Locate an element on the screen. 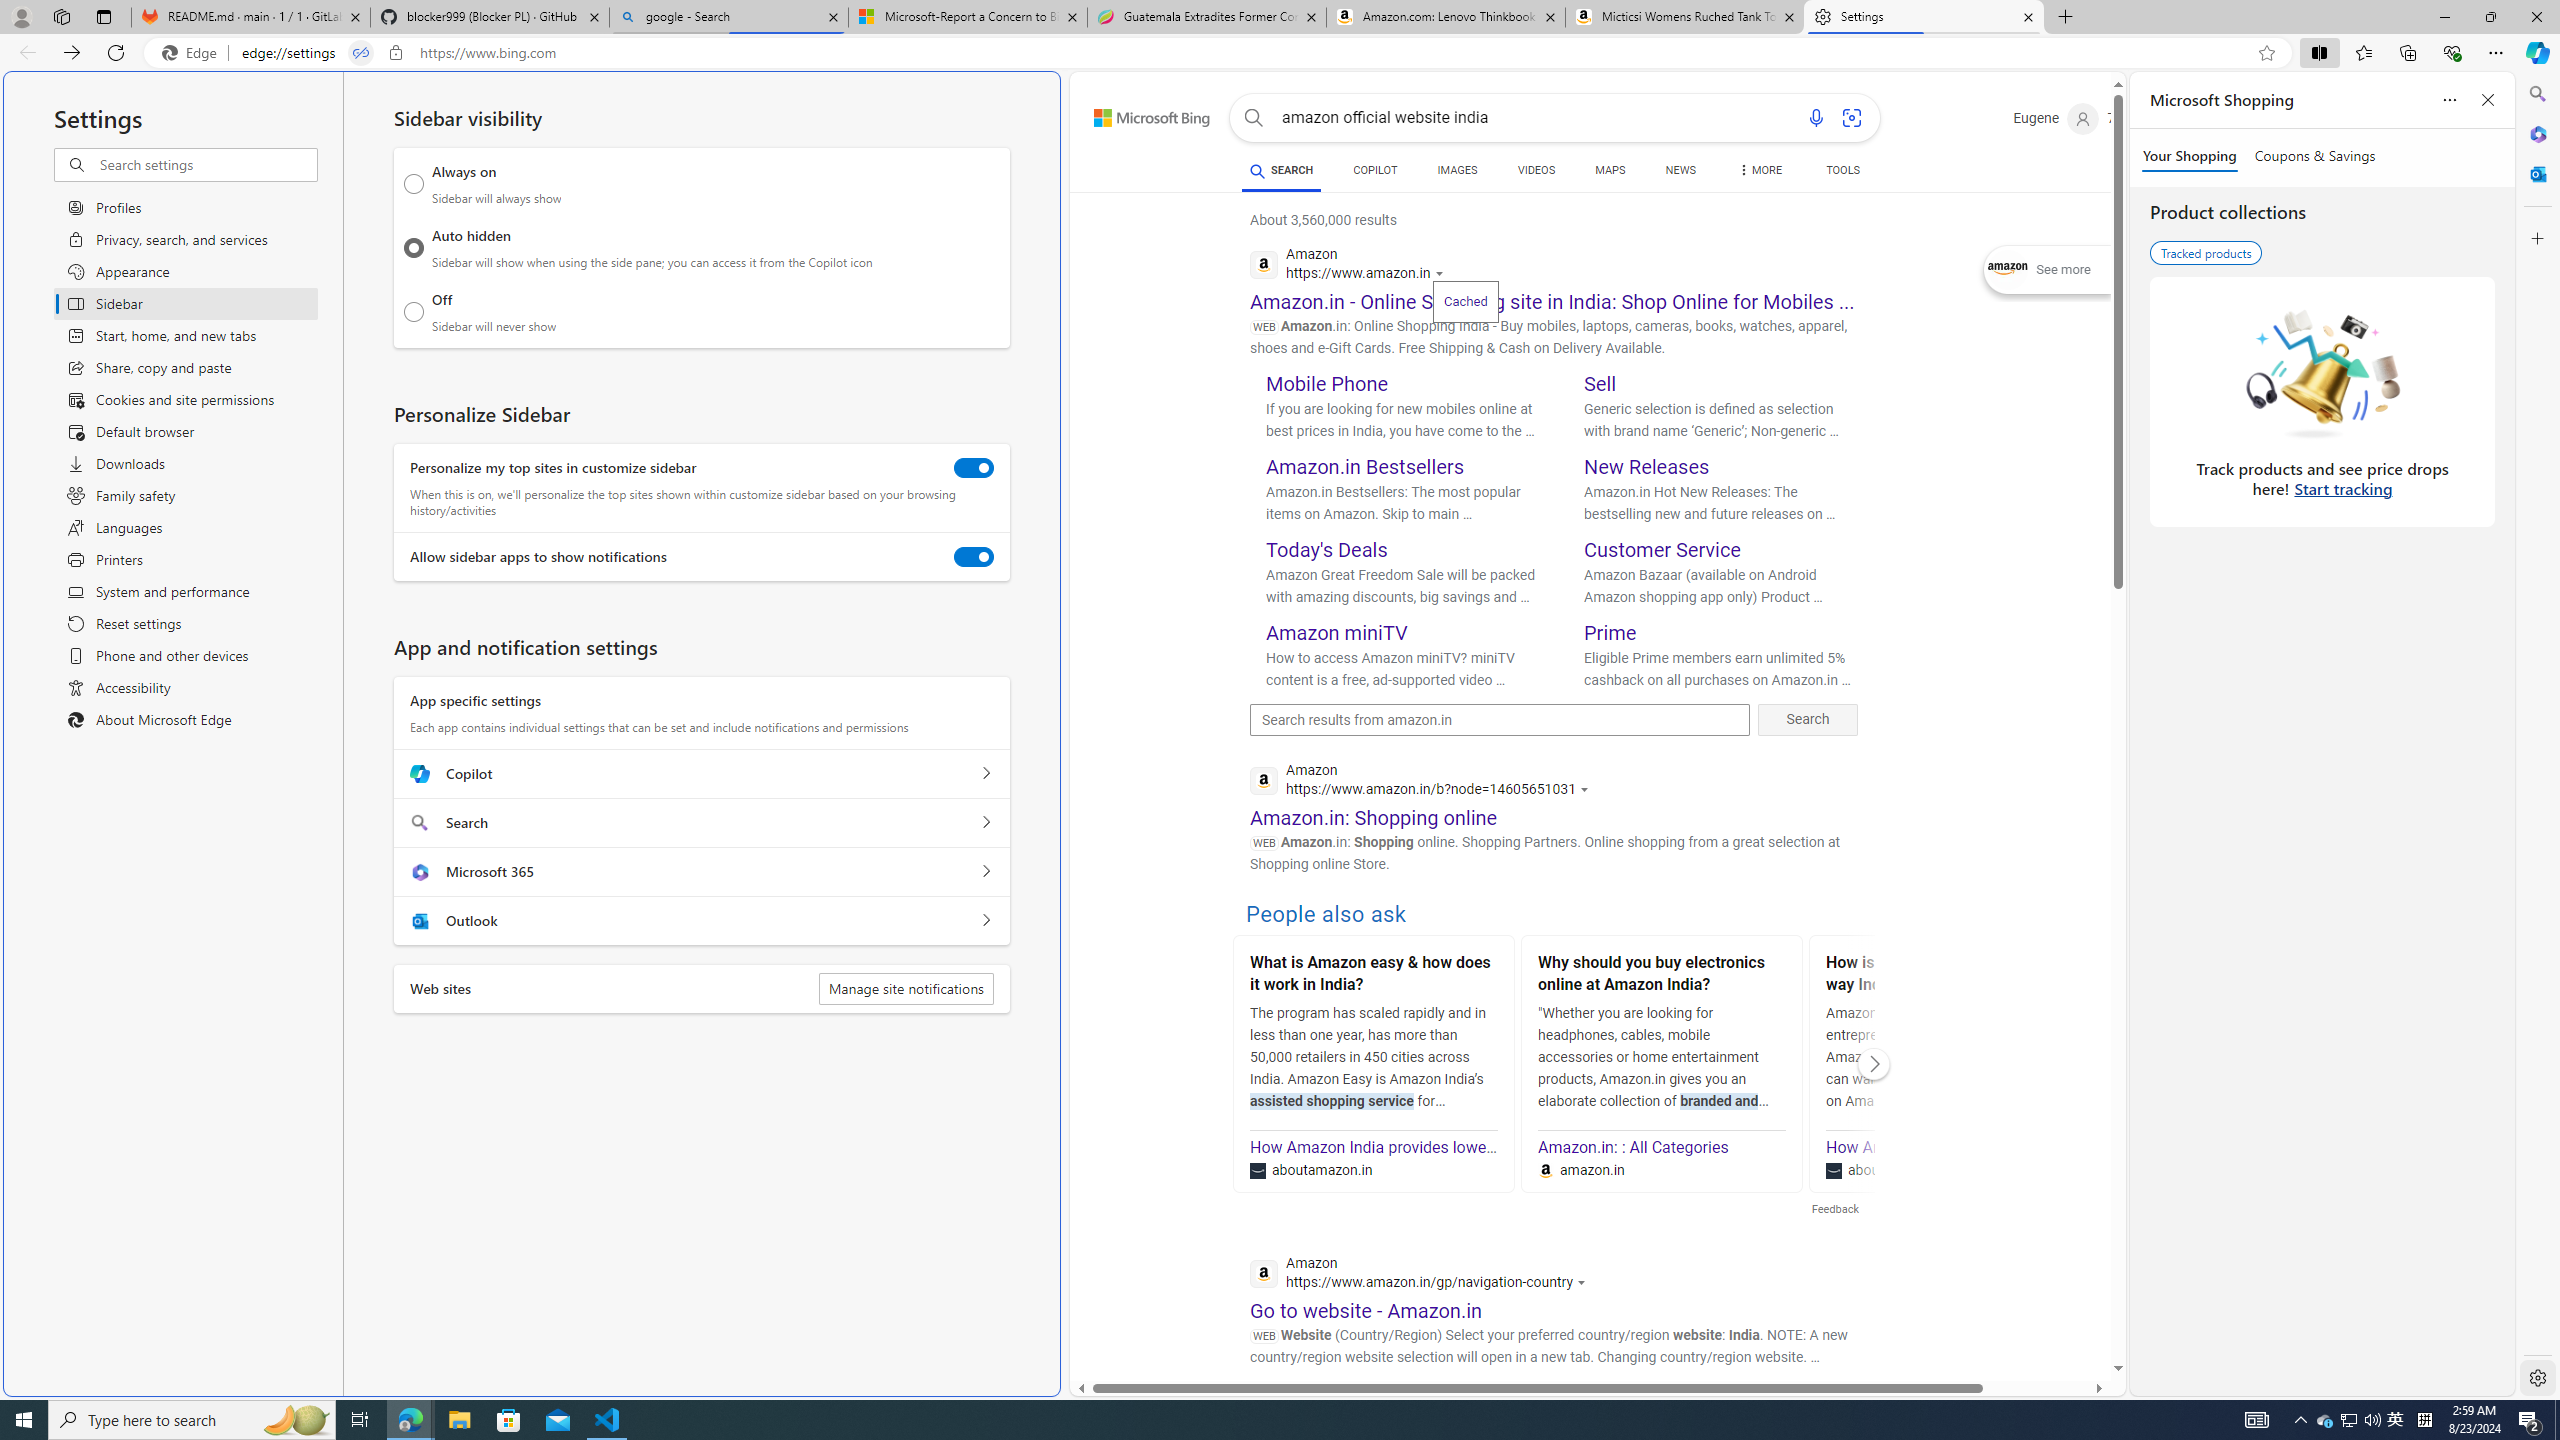 The image size is (2560, 1440). 'Dropdown Menu' is located at coordinates (1760, 169).